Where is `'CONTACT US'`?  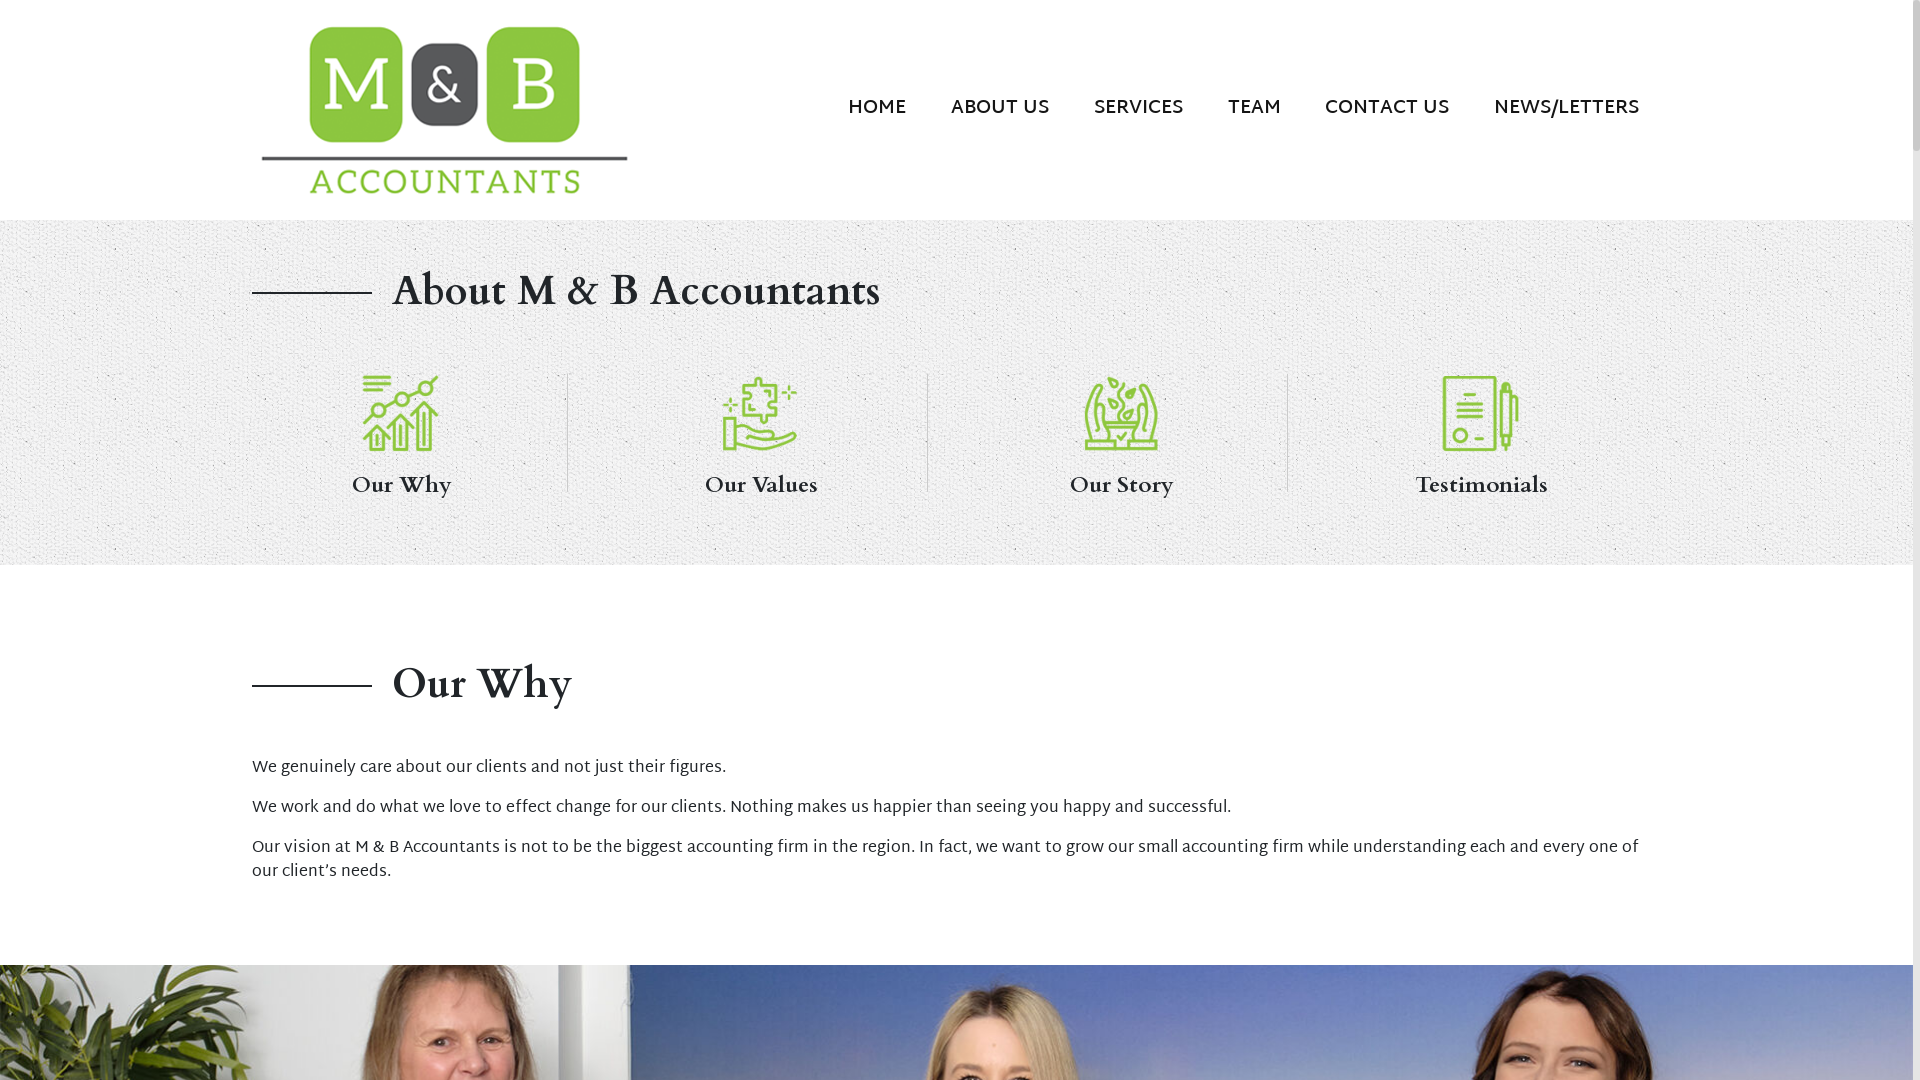
'CONTACT US' is located at coordinates (1302, 107).